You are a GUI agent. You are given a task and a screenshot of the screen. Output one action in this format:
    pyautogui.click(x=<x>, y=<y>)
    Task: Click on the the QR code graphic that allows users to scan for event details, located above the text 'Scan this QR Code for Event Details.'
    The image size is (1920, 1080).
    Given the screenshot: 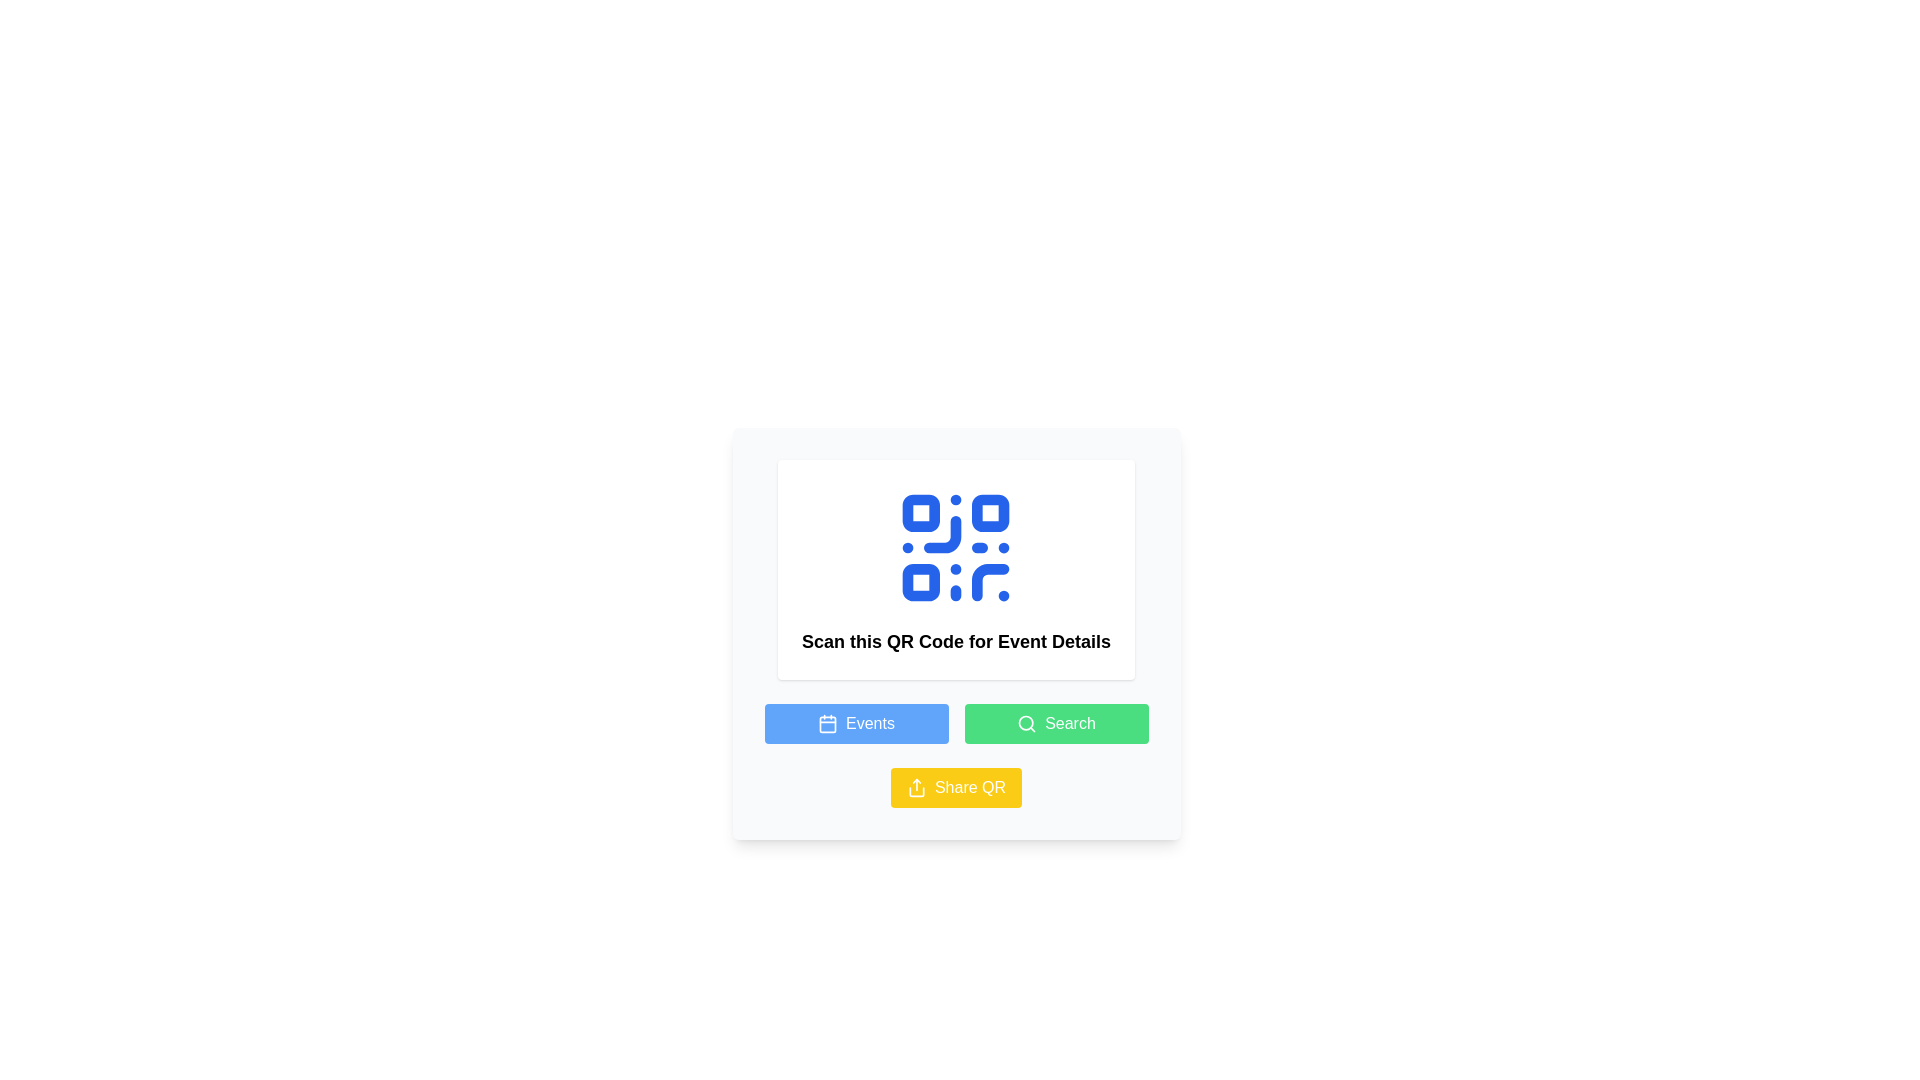 What is the action you would take?
    pyautogui.click(x=955, y=547)
    